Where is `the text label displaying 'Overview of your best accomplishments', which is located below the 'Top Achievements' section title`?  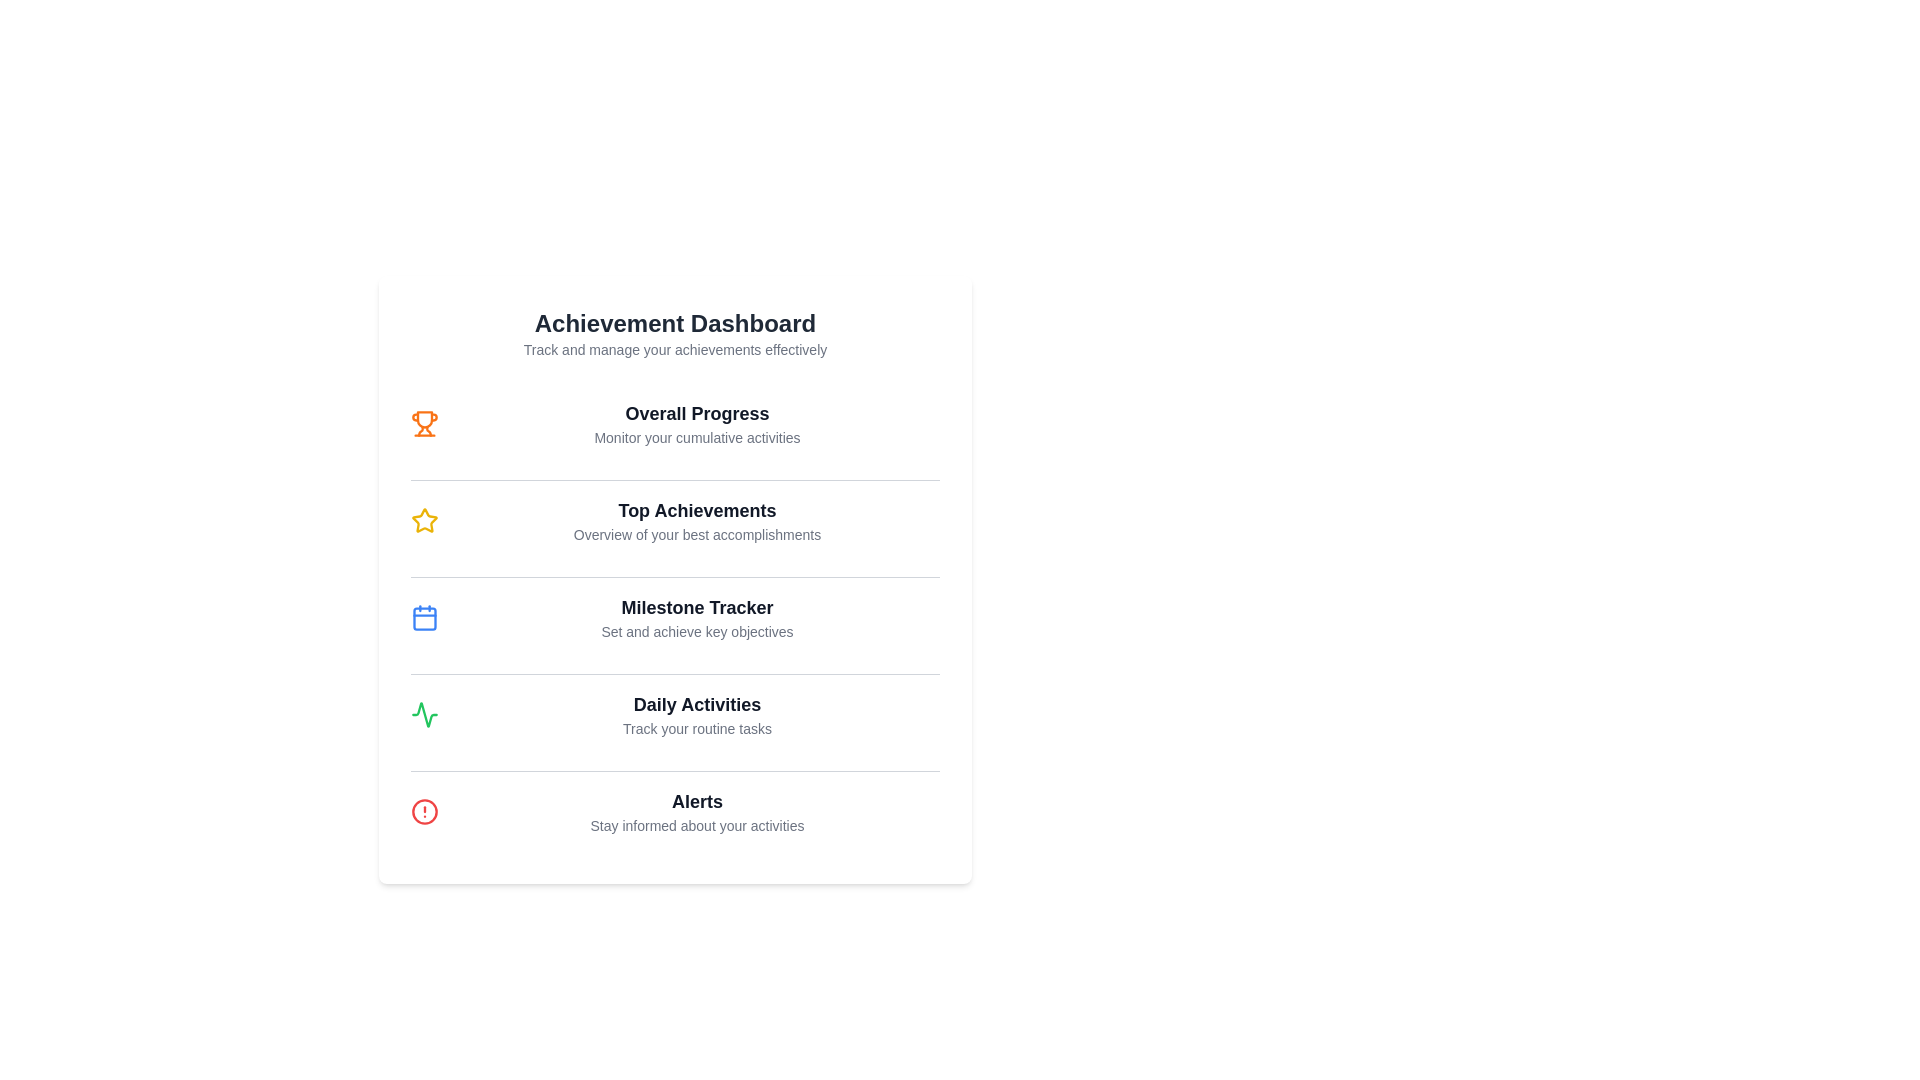
the text label displaying 'Overview of your best accomplishments', which is located below the 'Top Achievements' section title is located at coordinates (697, 534).